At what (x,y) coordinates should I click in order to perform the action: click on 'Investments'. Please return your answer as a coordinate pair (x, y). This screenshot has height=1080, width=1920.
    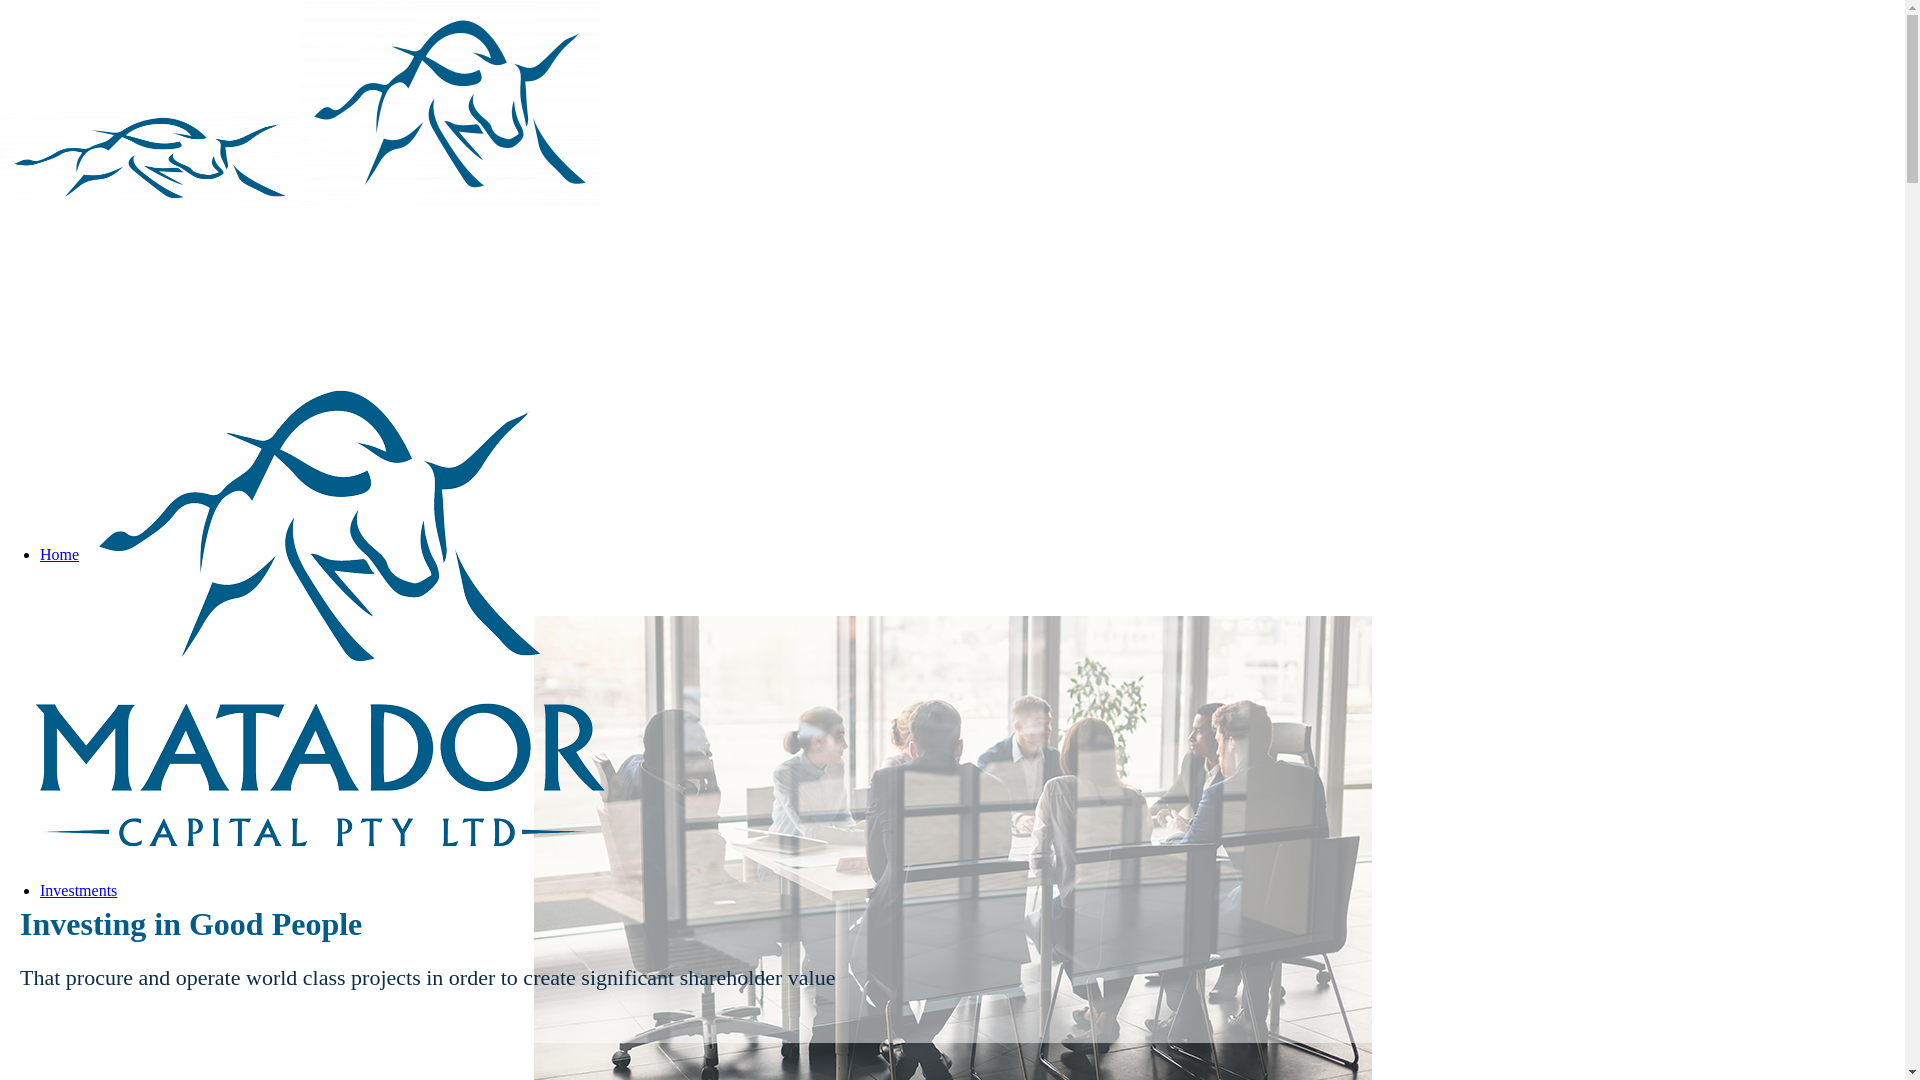
    Looking at the image, I should click on (78, 889).